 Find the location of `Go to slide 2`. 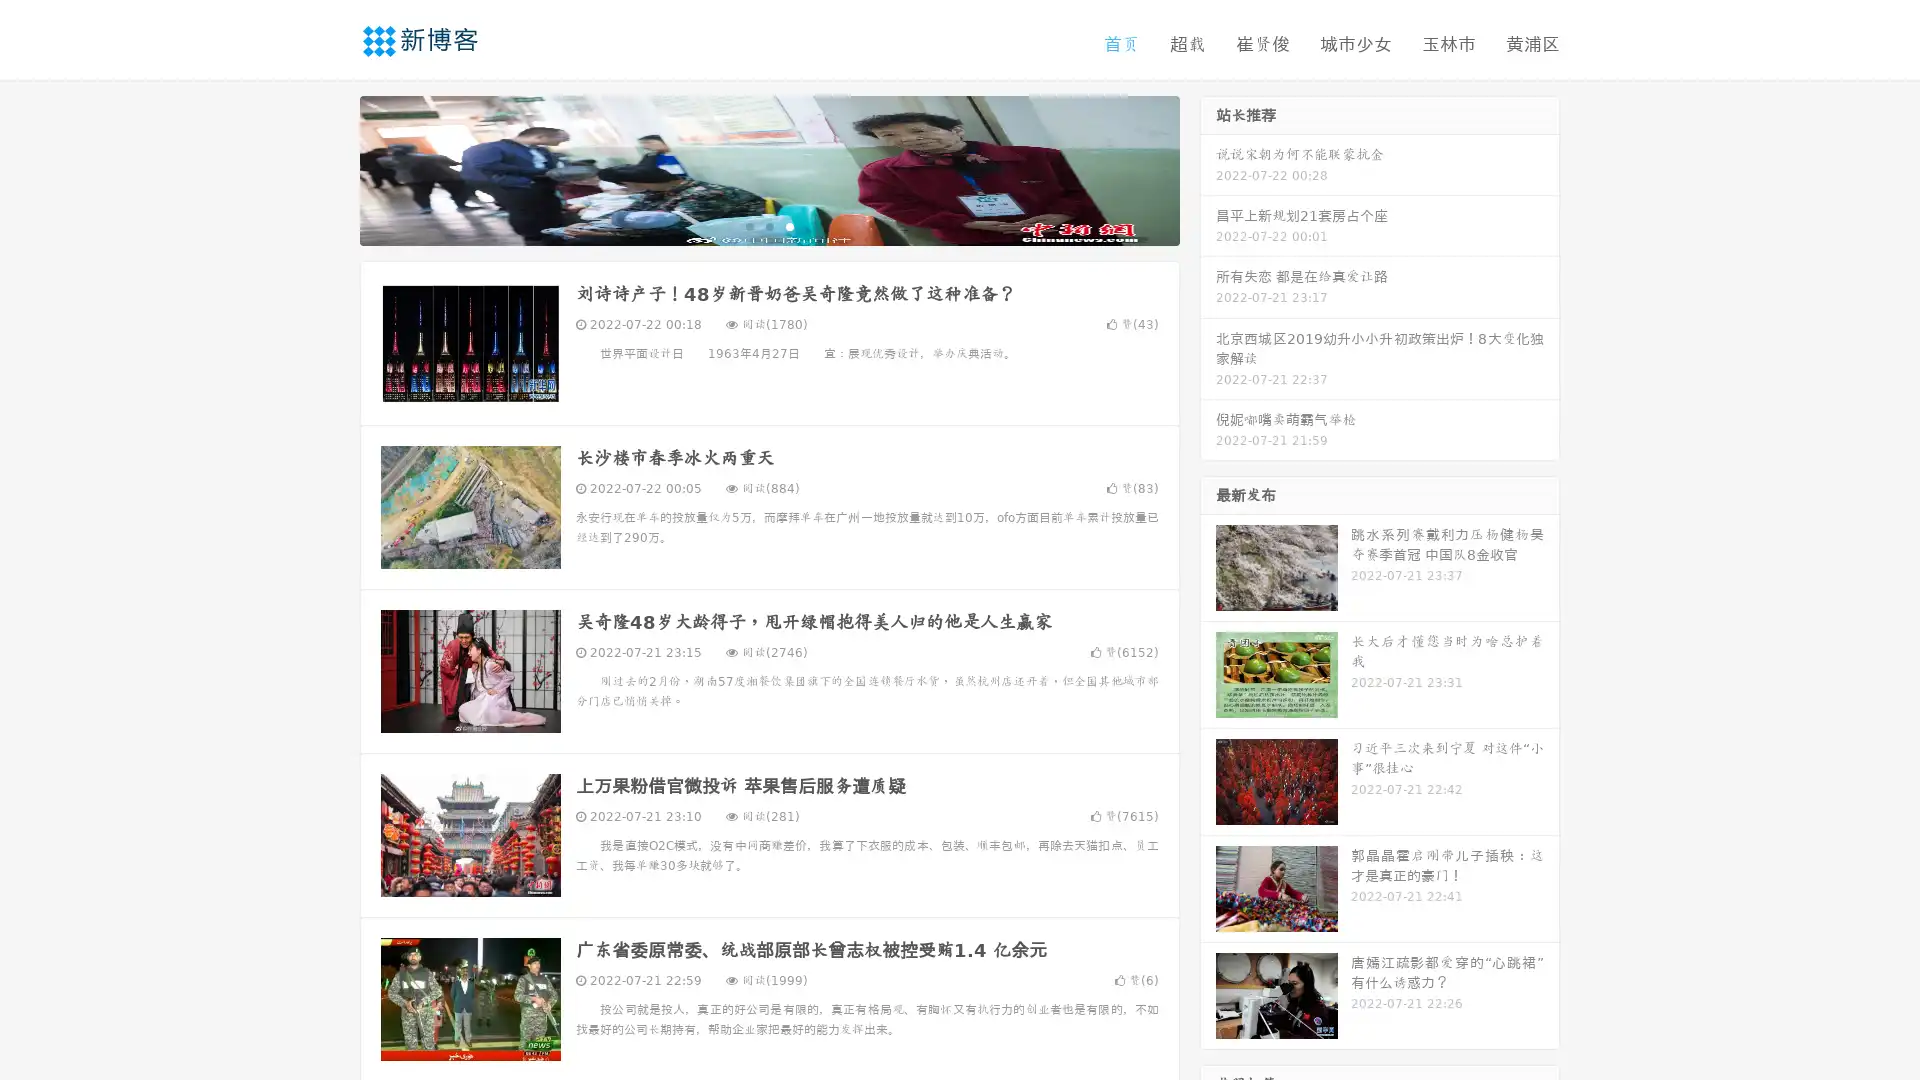

Go to slide 2 is located at coordinates (768, 225).